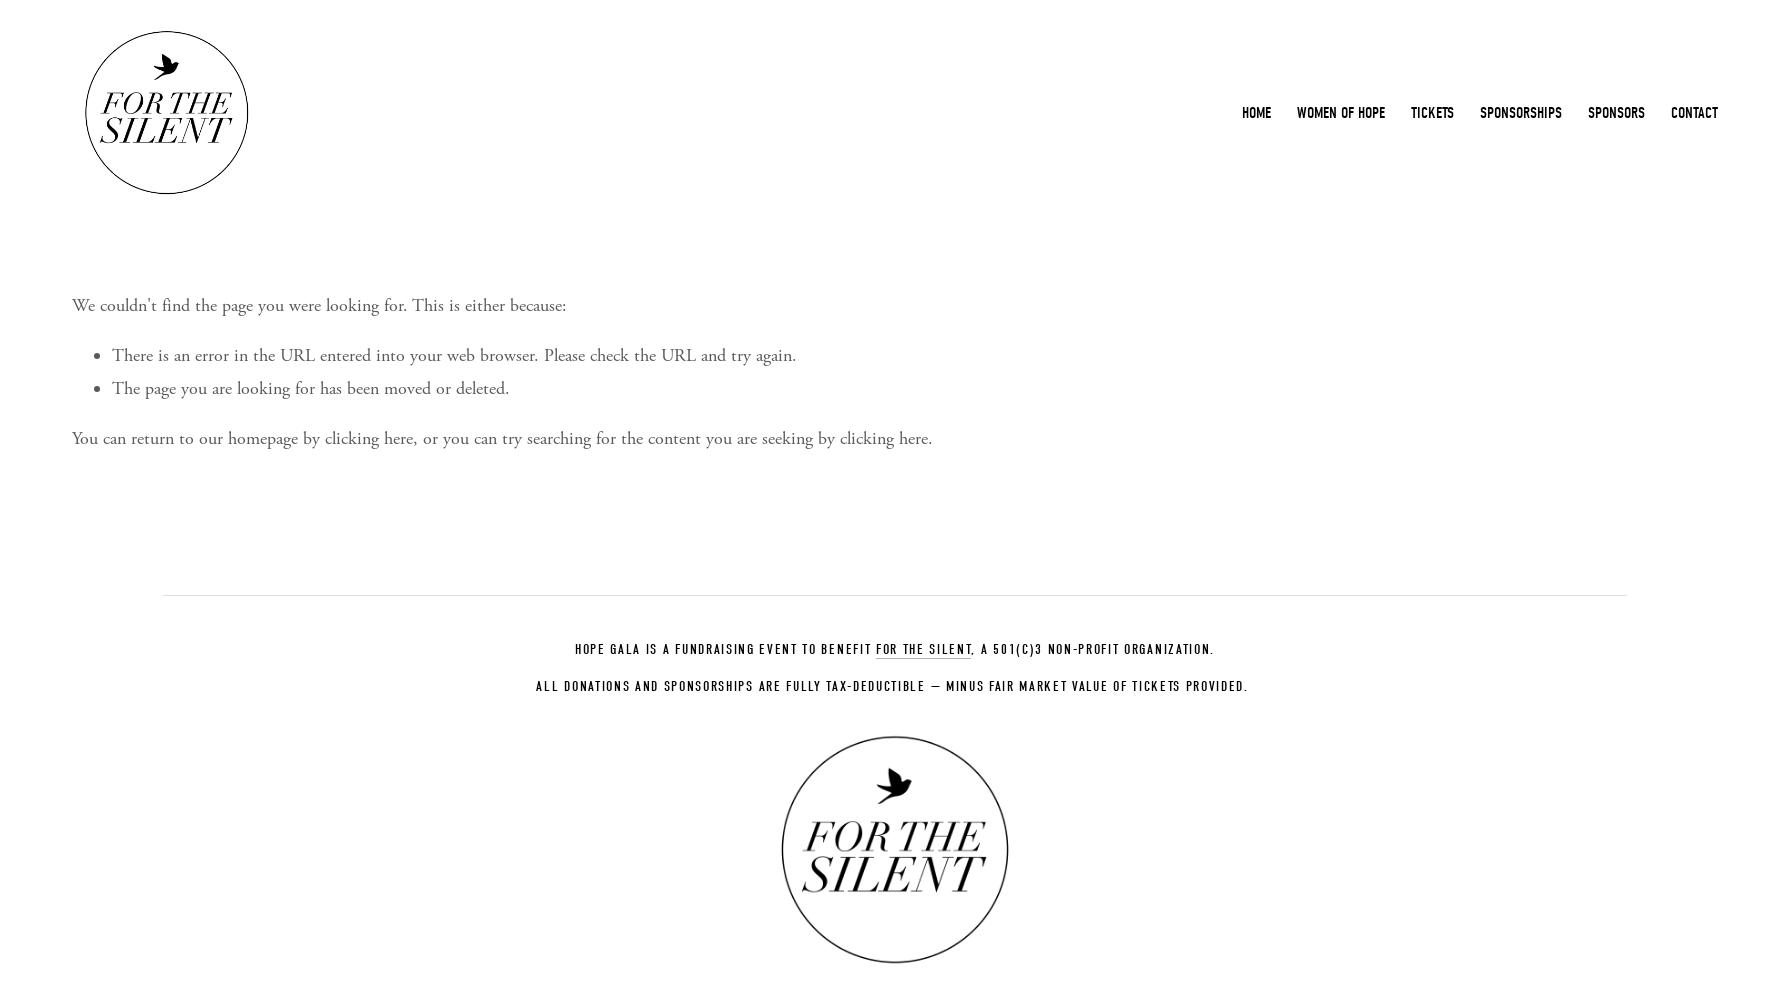 This screenshot has width=1790, height=1000. I want to click on 'Hope Gala is a fundraising Event to benefit', so click(723, 648).